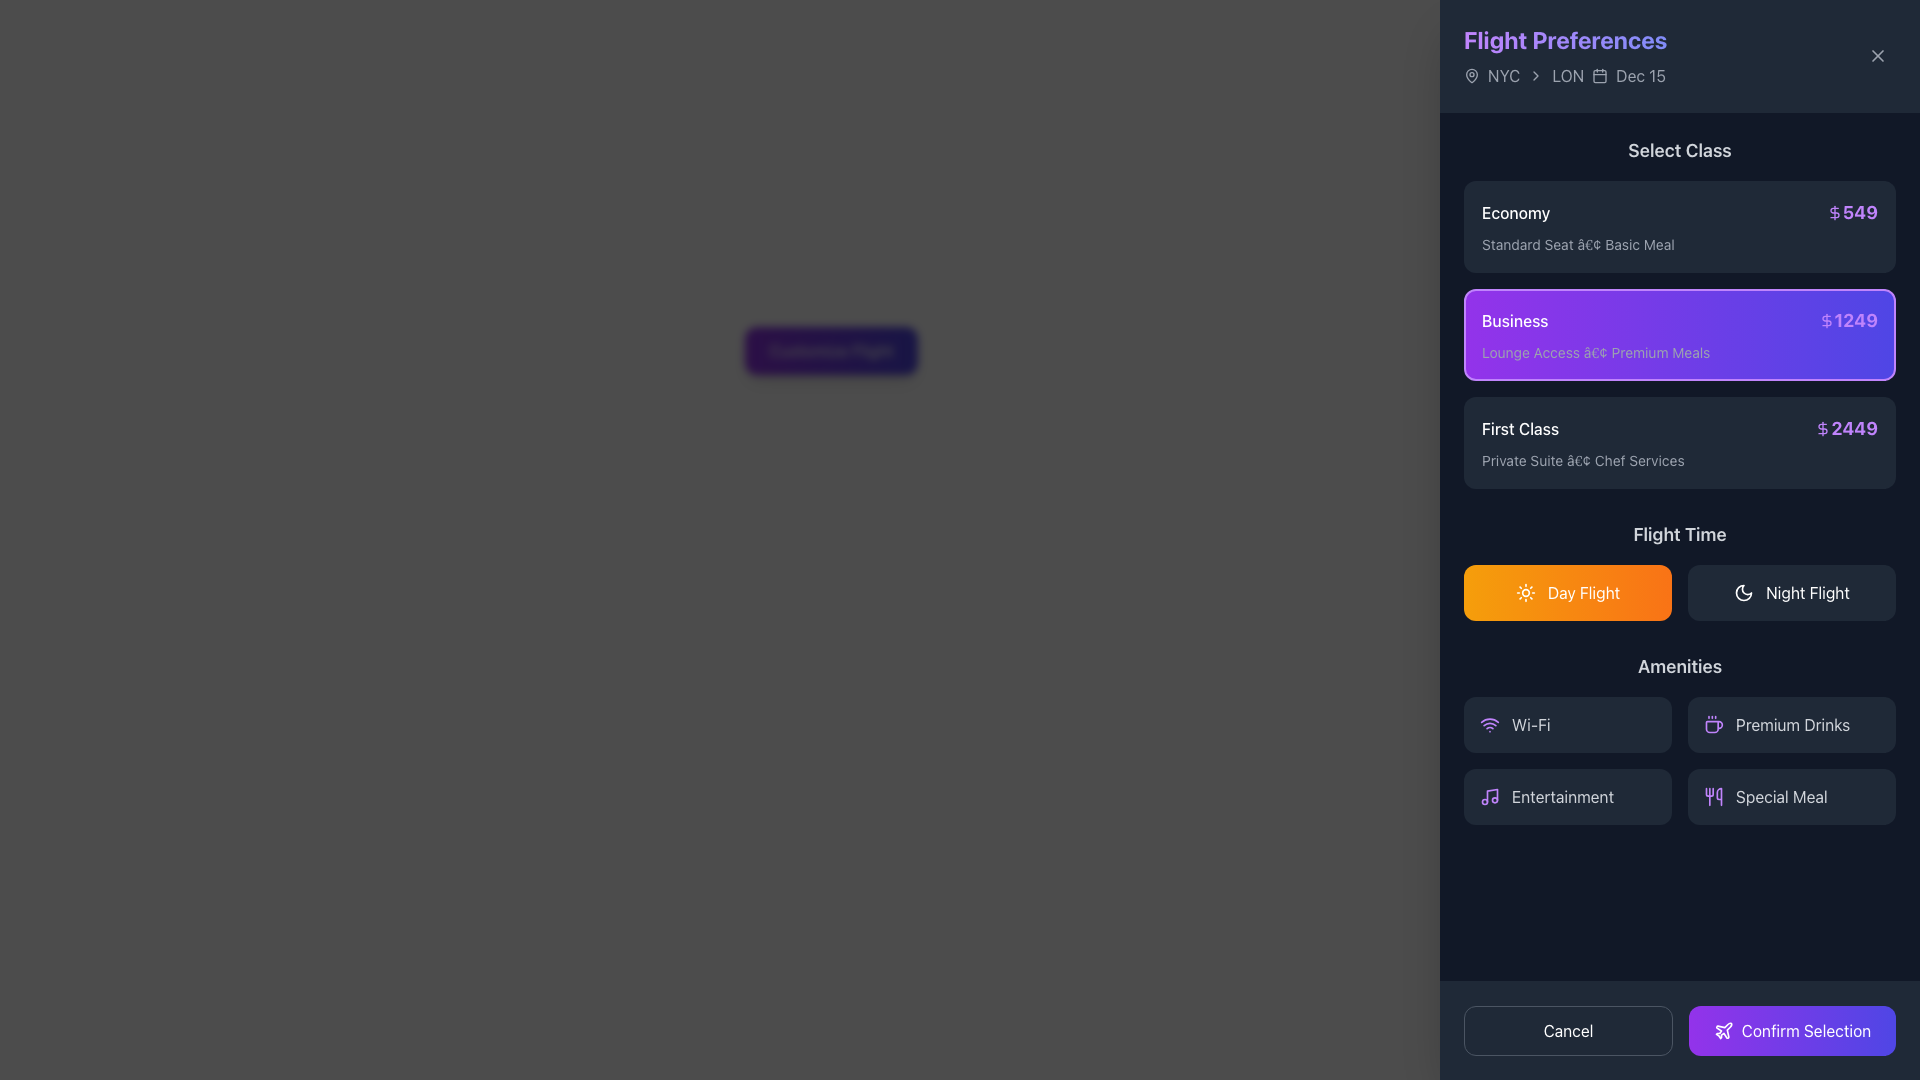  Describe the element at coordinates (1712, 796) in the screenshot. I see `the 'Special Meal' icon in the 'Amenities' section of the sidebar, located next to the text label 'Special Meal'` at that location.